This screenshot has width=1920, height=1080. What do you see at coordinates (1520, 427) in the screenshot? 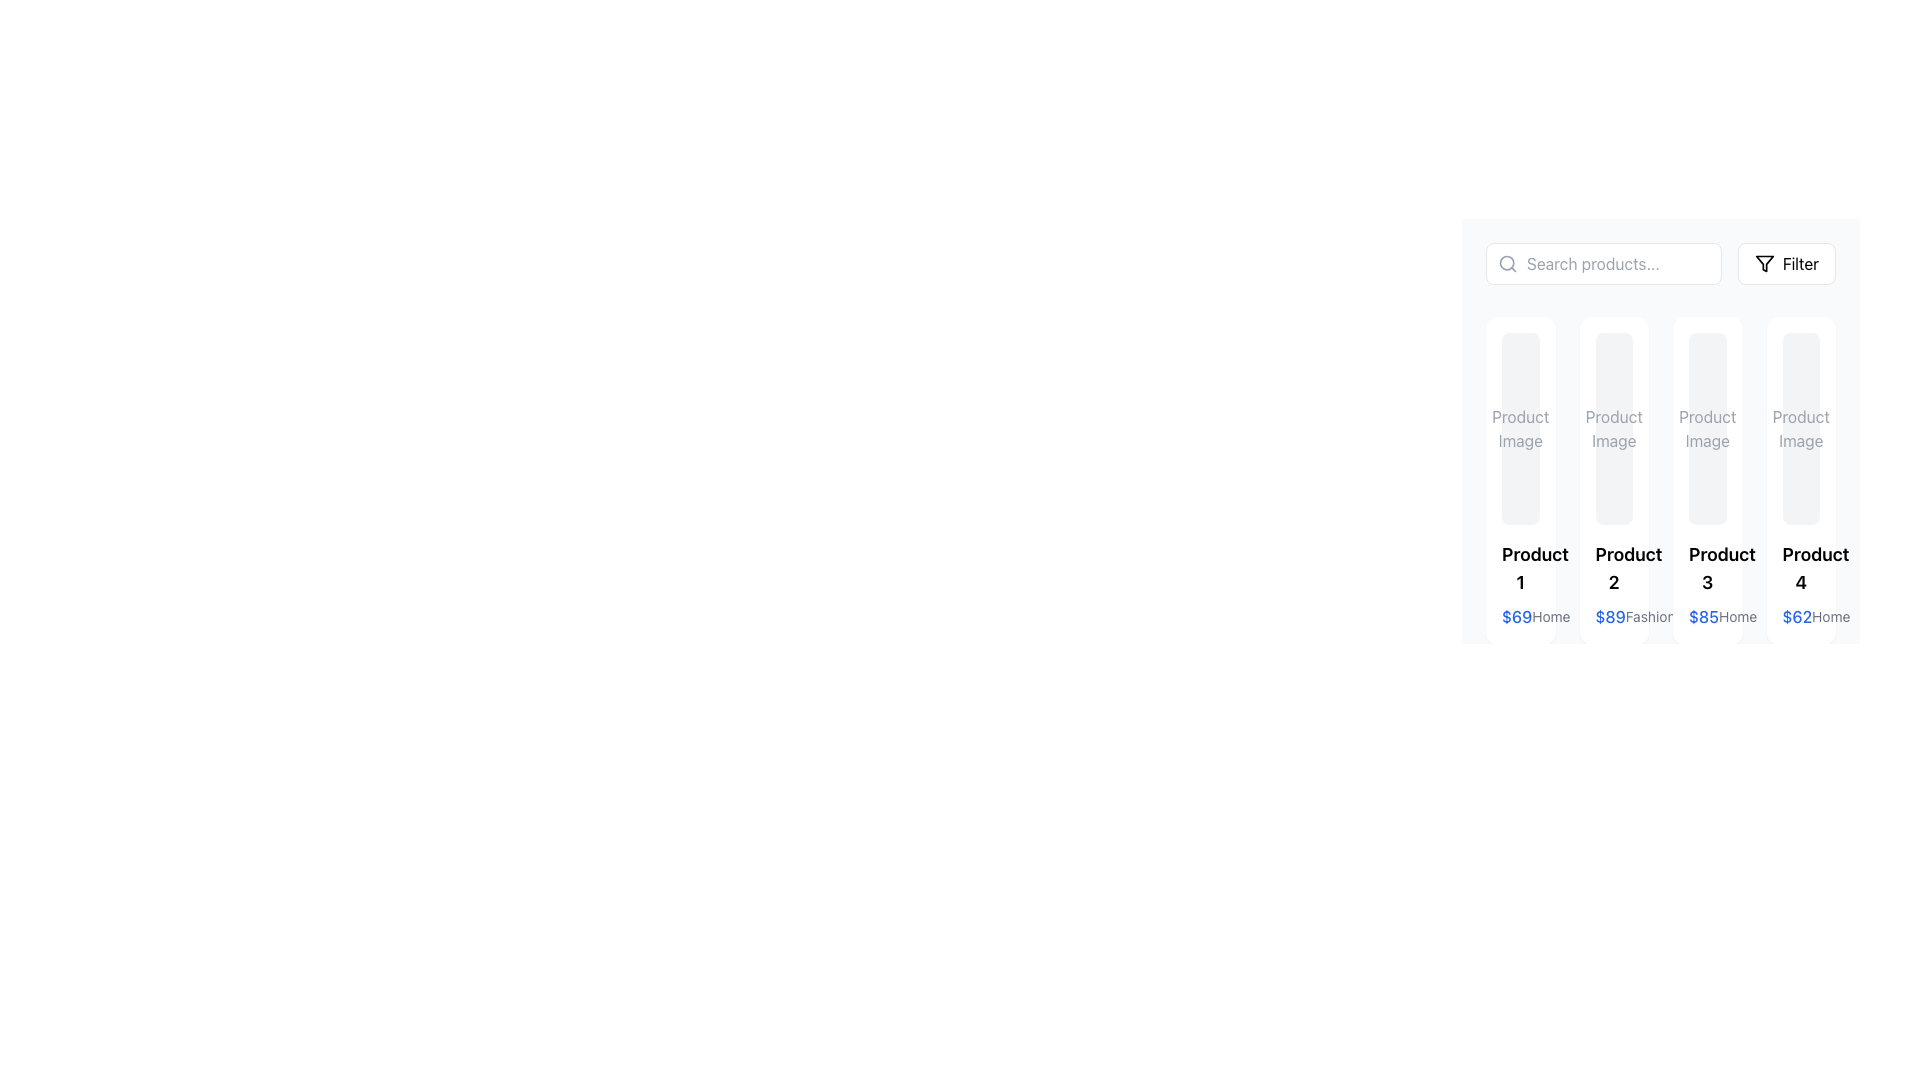
I see `the text label or placeholder that indicates the intended position of a product image, located in the first column of product placeholders` at bounding box center [1520, 427].